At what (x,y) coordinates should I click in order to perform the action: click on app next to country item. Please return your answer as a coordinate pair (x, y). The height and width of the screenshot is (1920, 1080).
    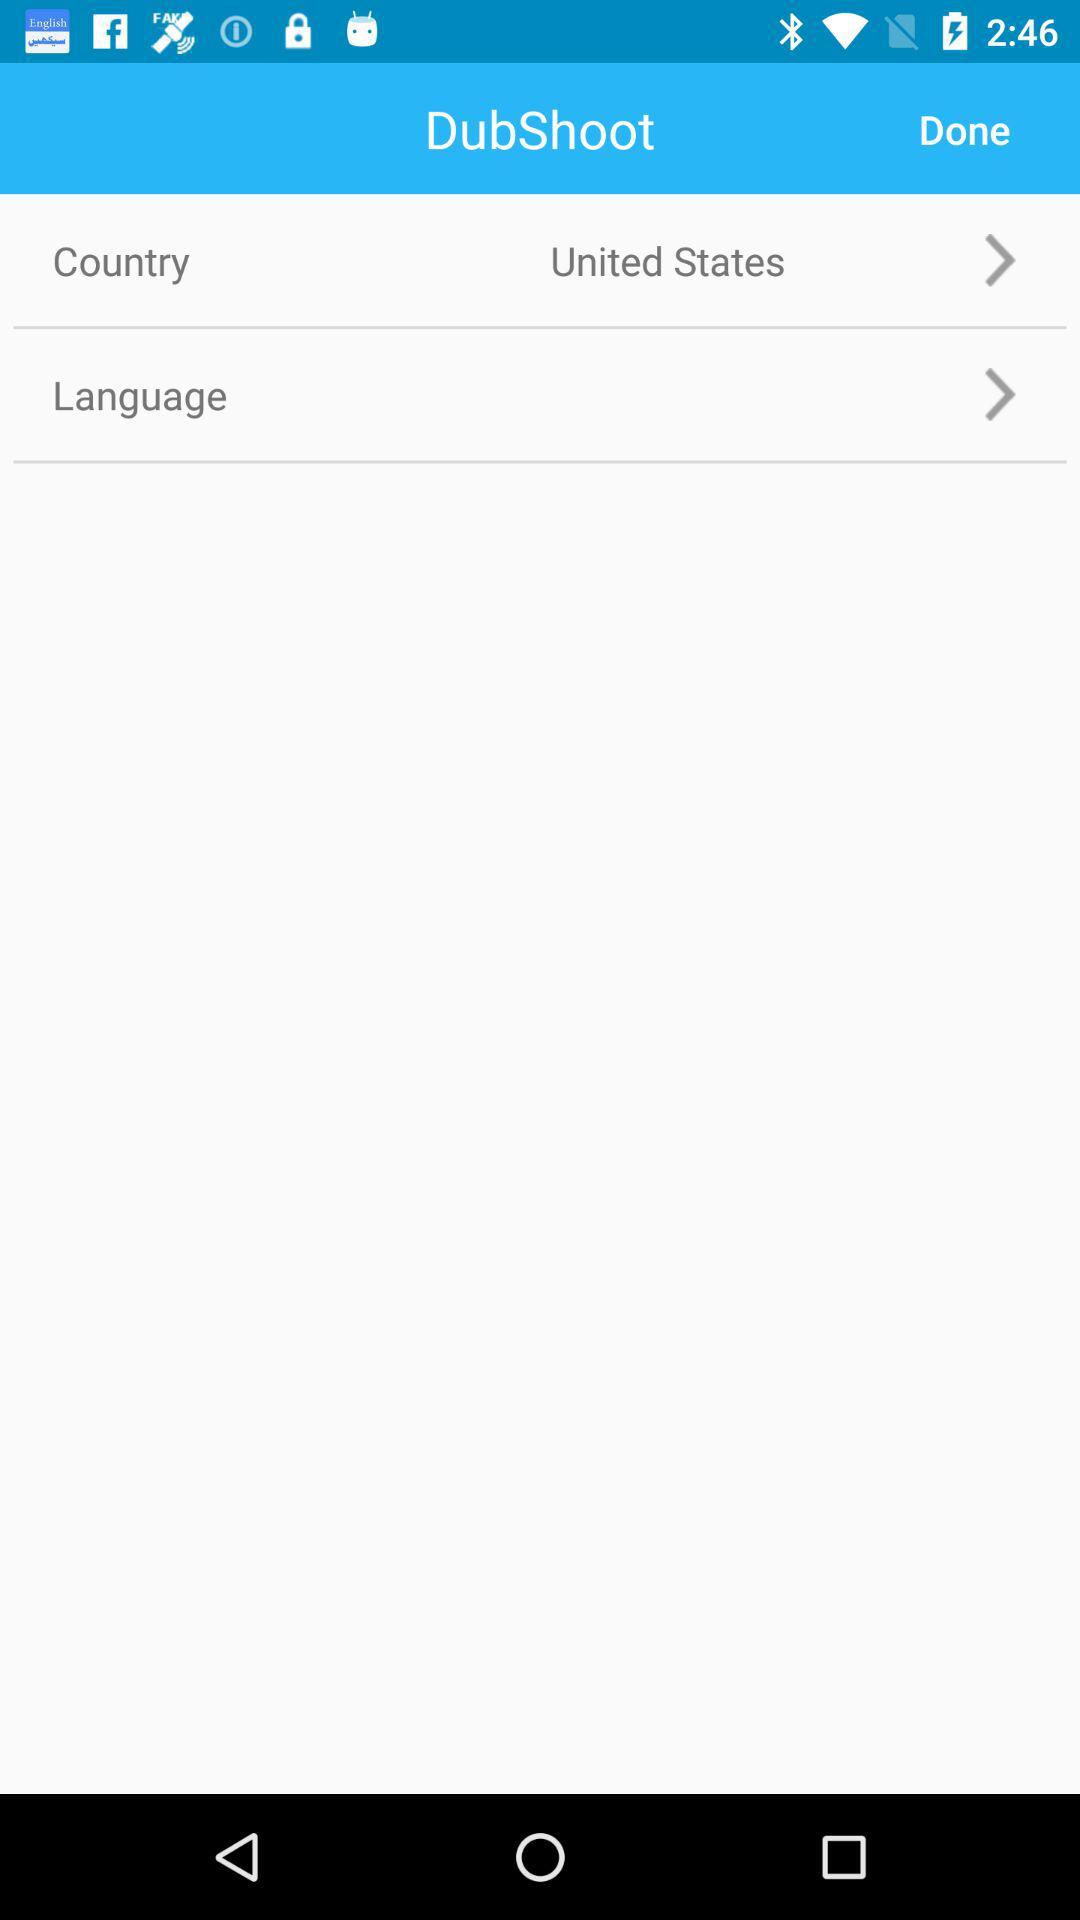
    Looking at the image, I should click on (963, 128).